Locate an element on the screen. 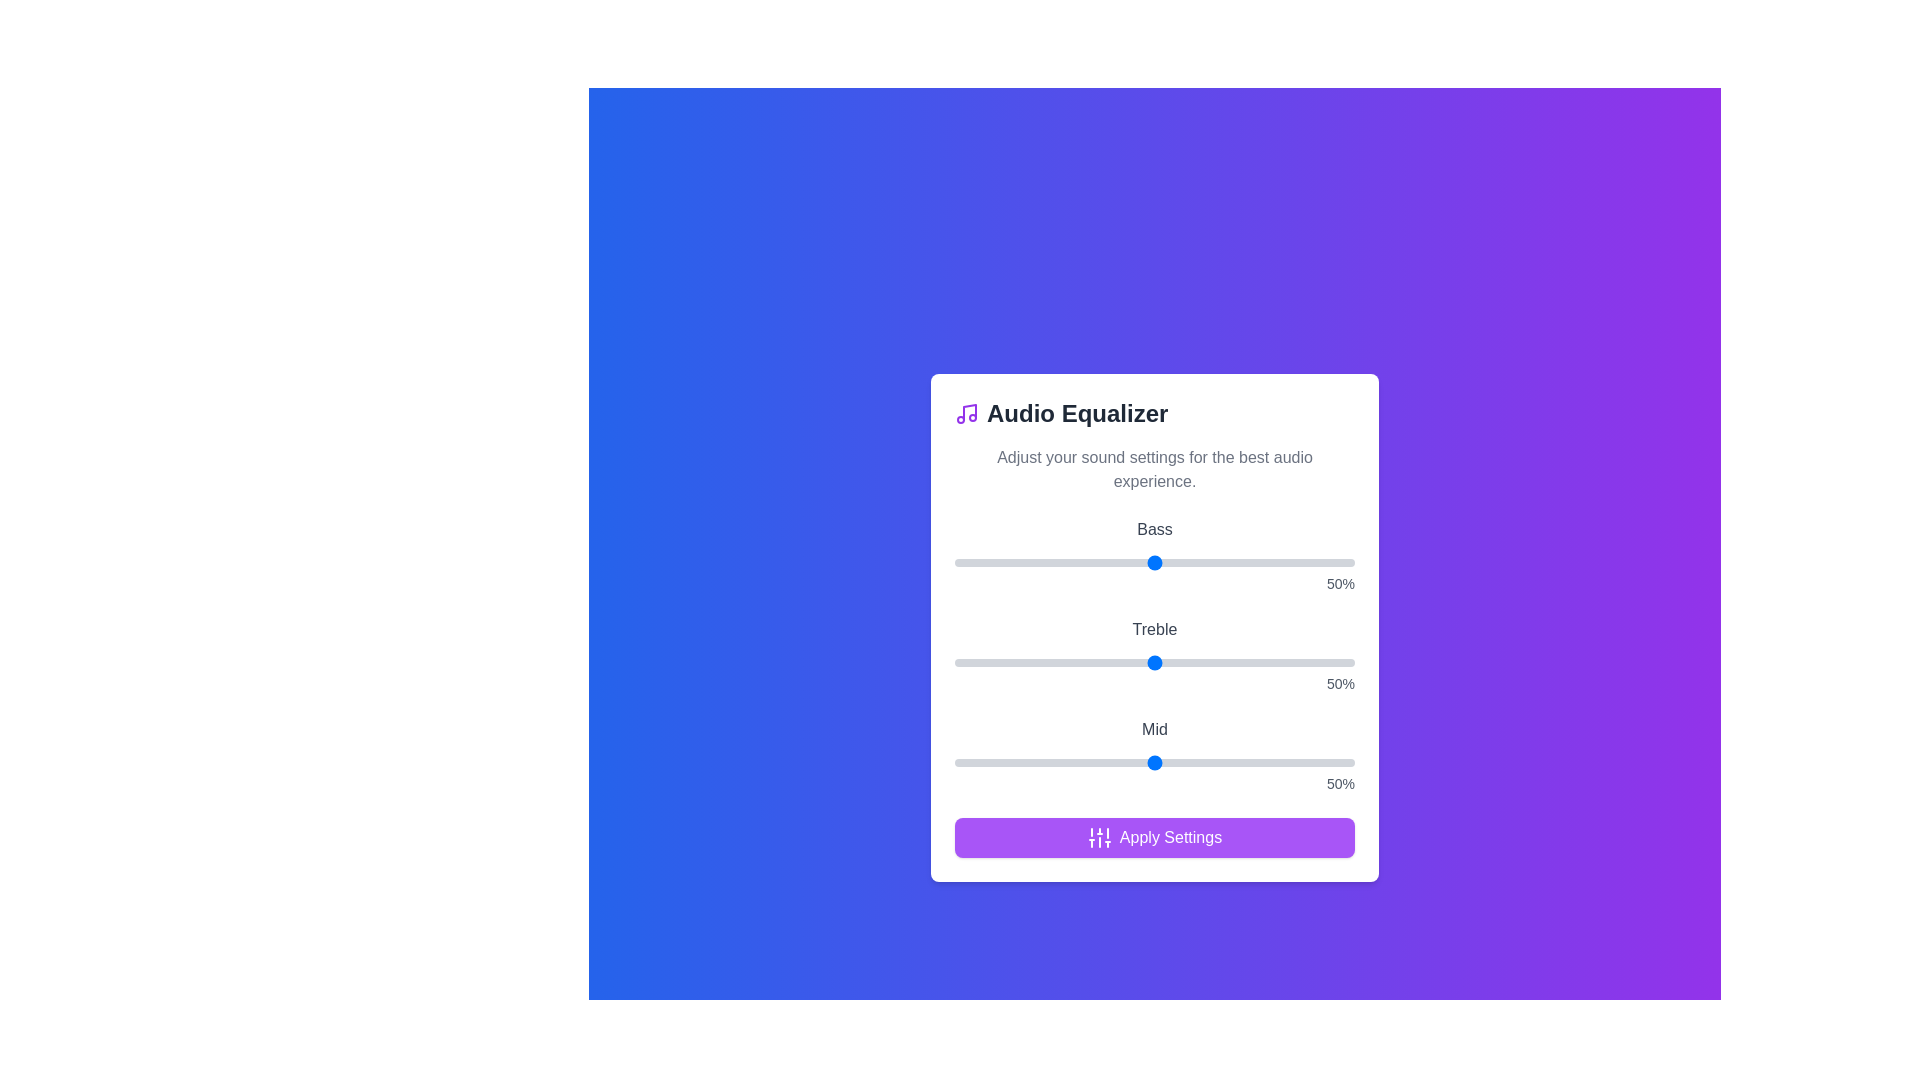 This screenshot has width=1920, height=1080. the treble slider to 62% is located at coordinates (1202, 663).